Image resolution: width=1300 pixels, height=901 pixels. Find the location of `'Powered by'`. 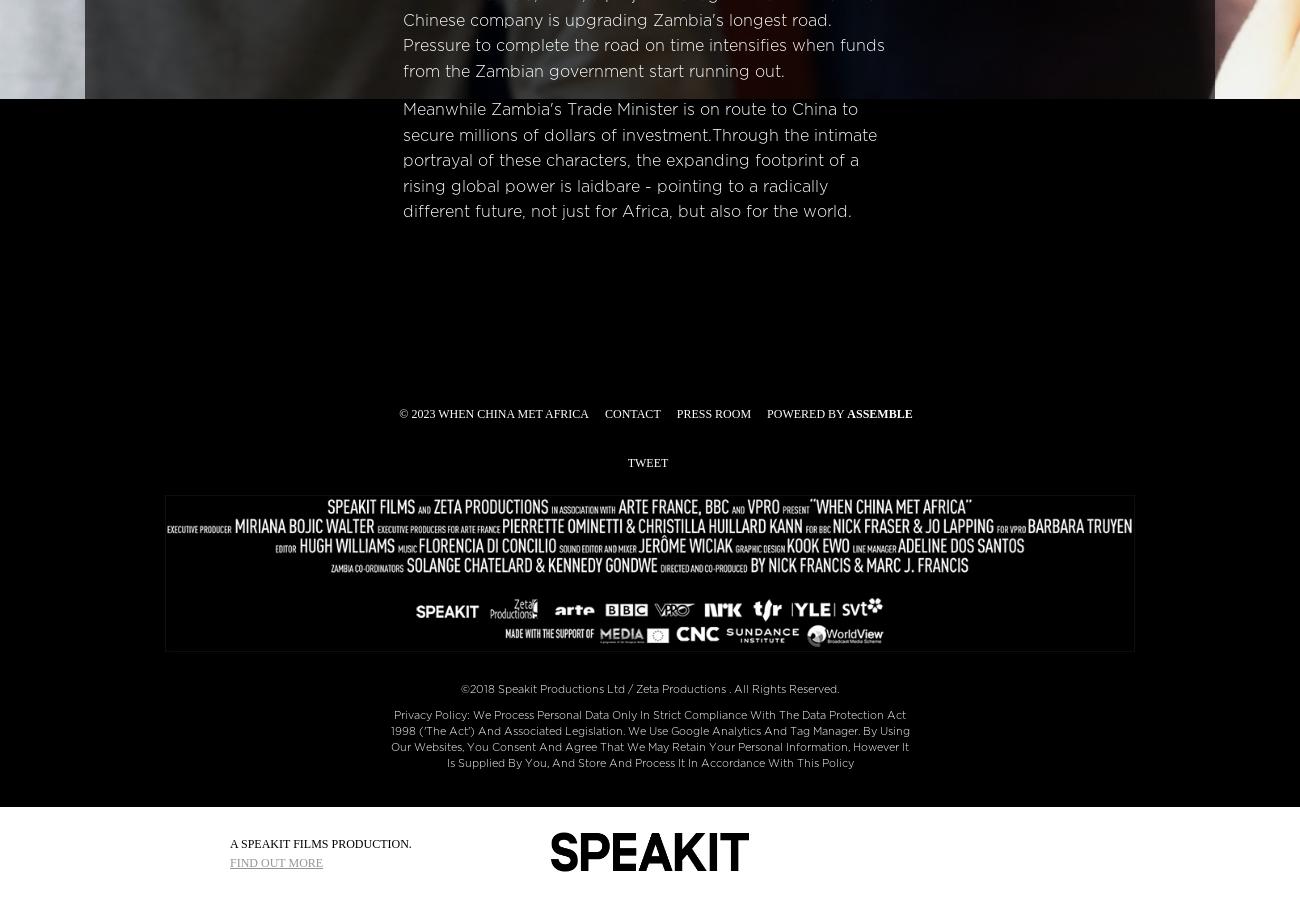

'Powered by' is located at coordinates (806, 412).